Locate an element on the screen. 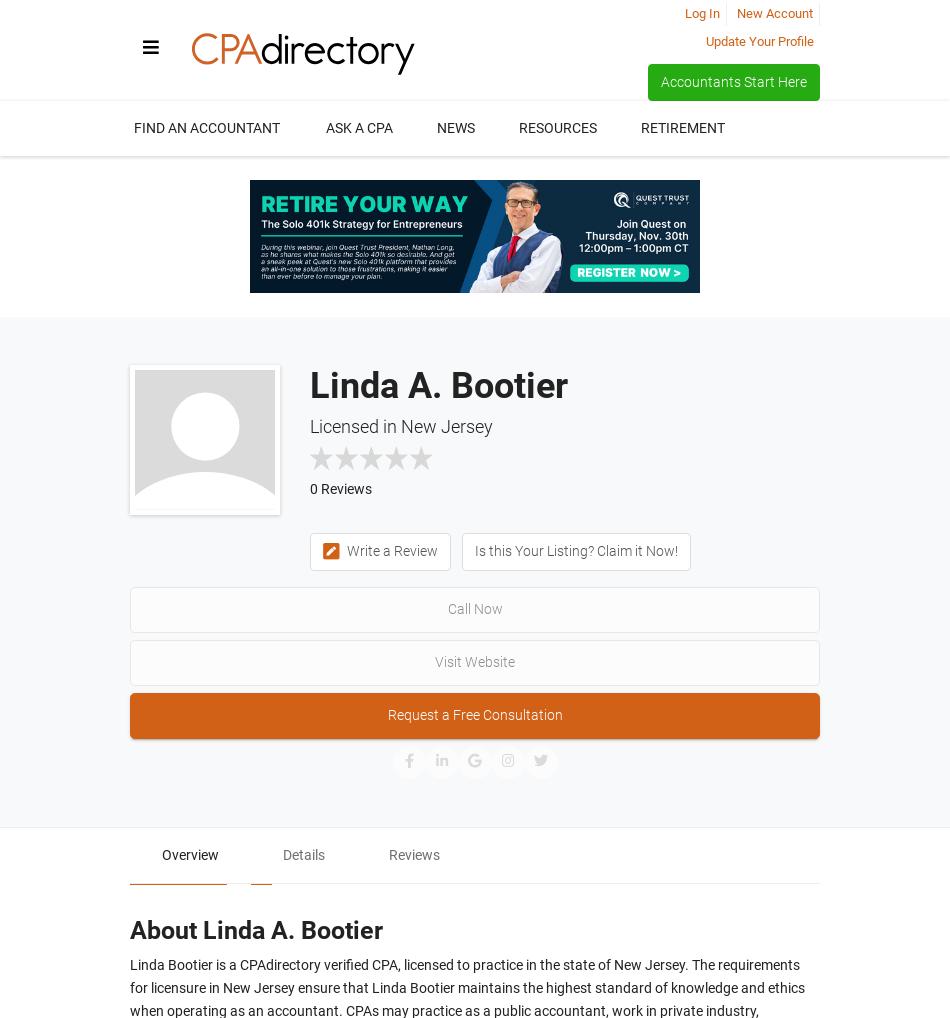 This screenshot has width=950, height=1018. 'Find an Accountant' is located at coordinates (207, 127).